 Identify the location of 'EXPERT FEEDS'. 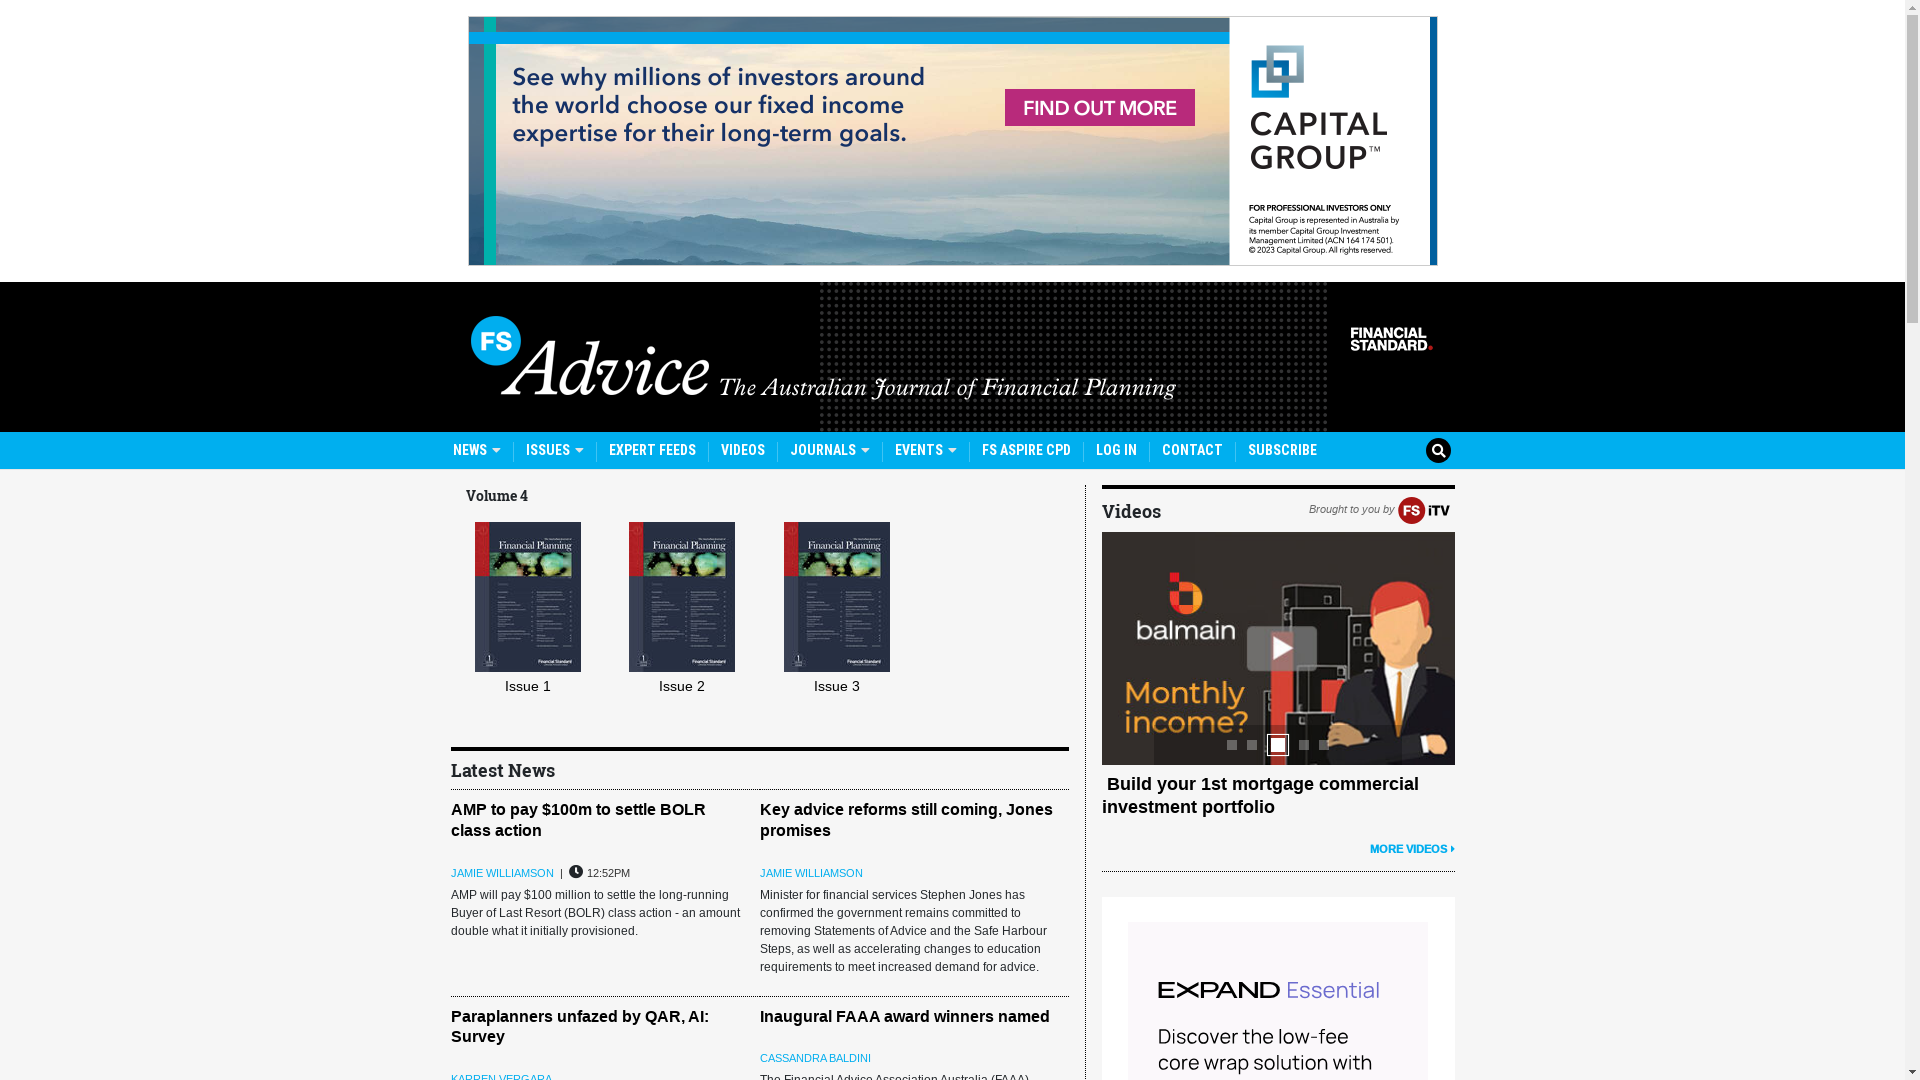
(607, 450).